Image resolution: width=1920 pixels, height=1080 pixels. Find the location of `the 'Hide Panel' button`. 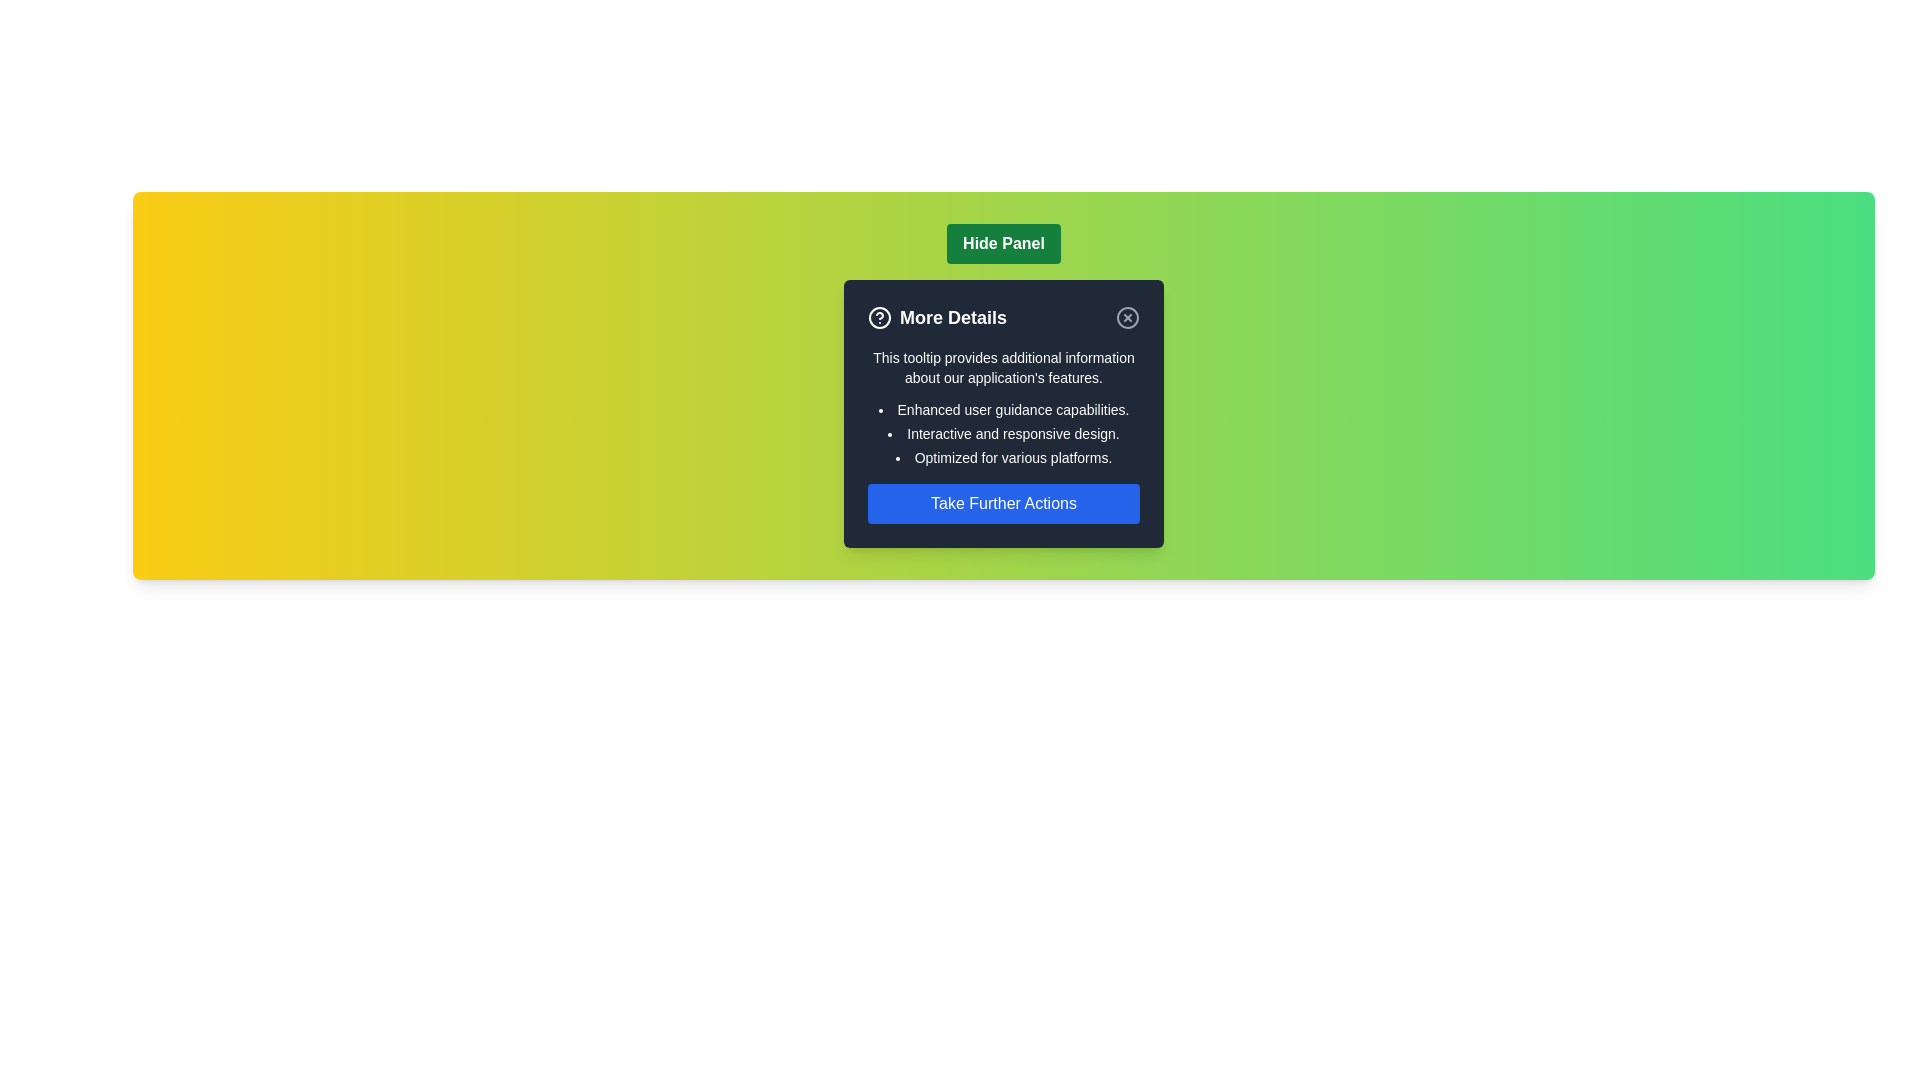

the 'Hide Panel' button is located at coordinates (1003, 242).